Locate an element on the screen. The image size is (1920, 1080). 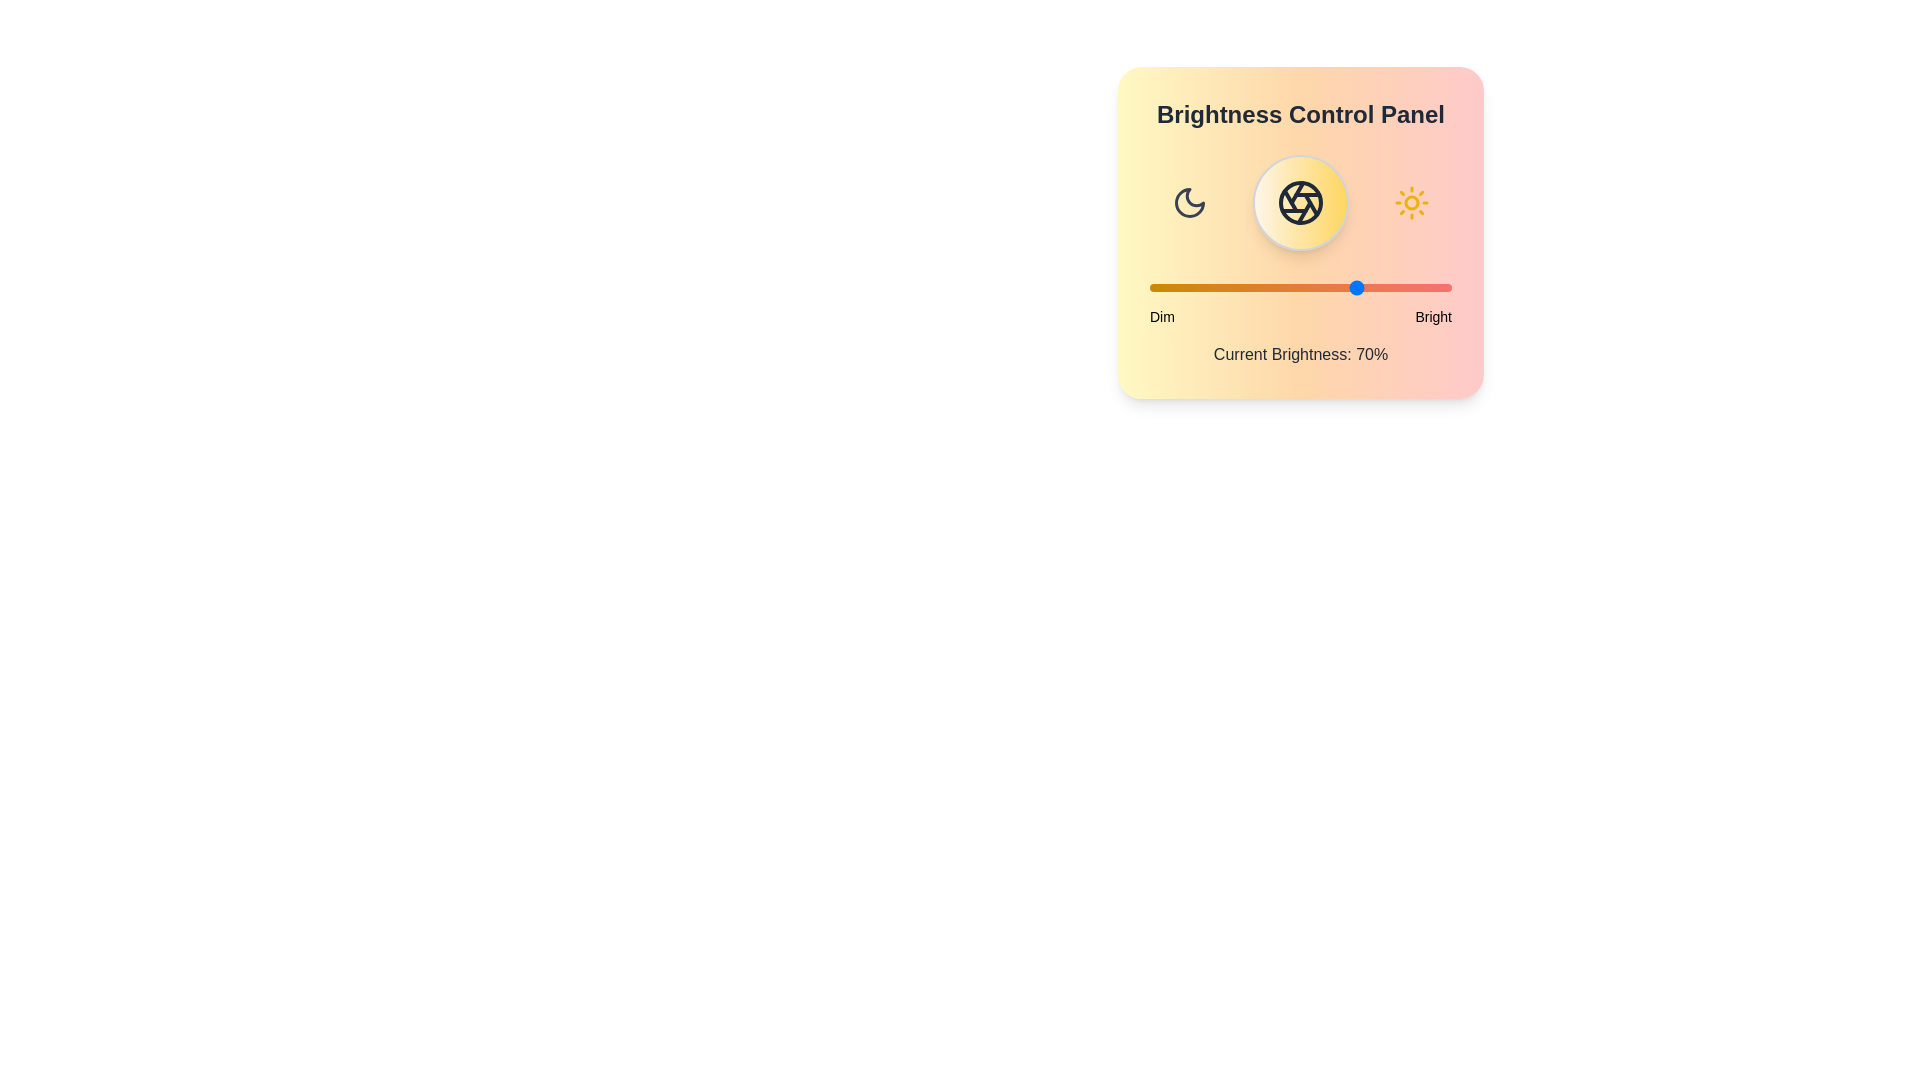
the moon icon to provide visual feedback is located at coordinates (1190, 203).